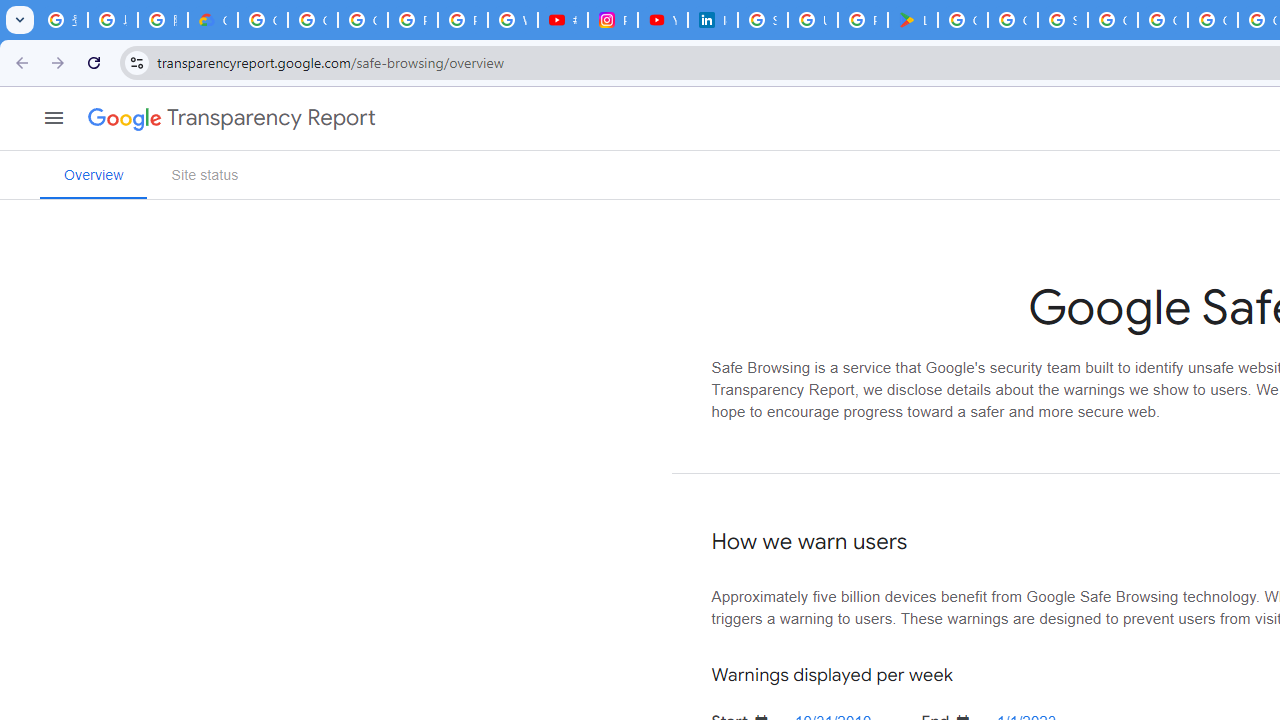 This screenshot has height=720, width=1280. Describe the element at coordinates (116, 118) in the screenshot. I see `'Google'` at that location.